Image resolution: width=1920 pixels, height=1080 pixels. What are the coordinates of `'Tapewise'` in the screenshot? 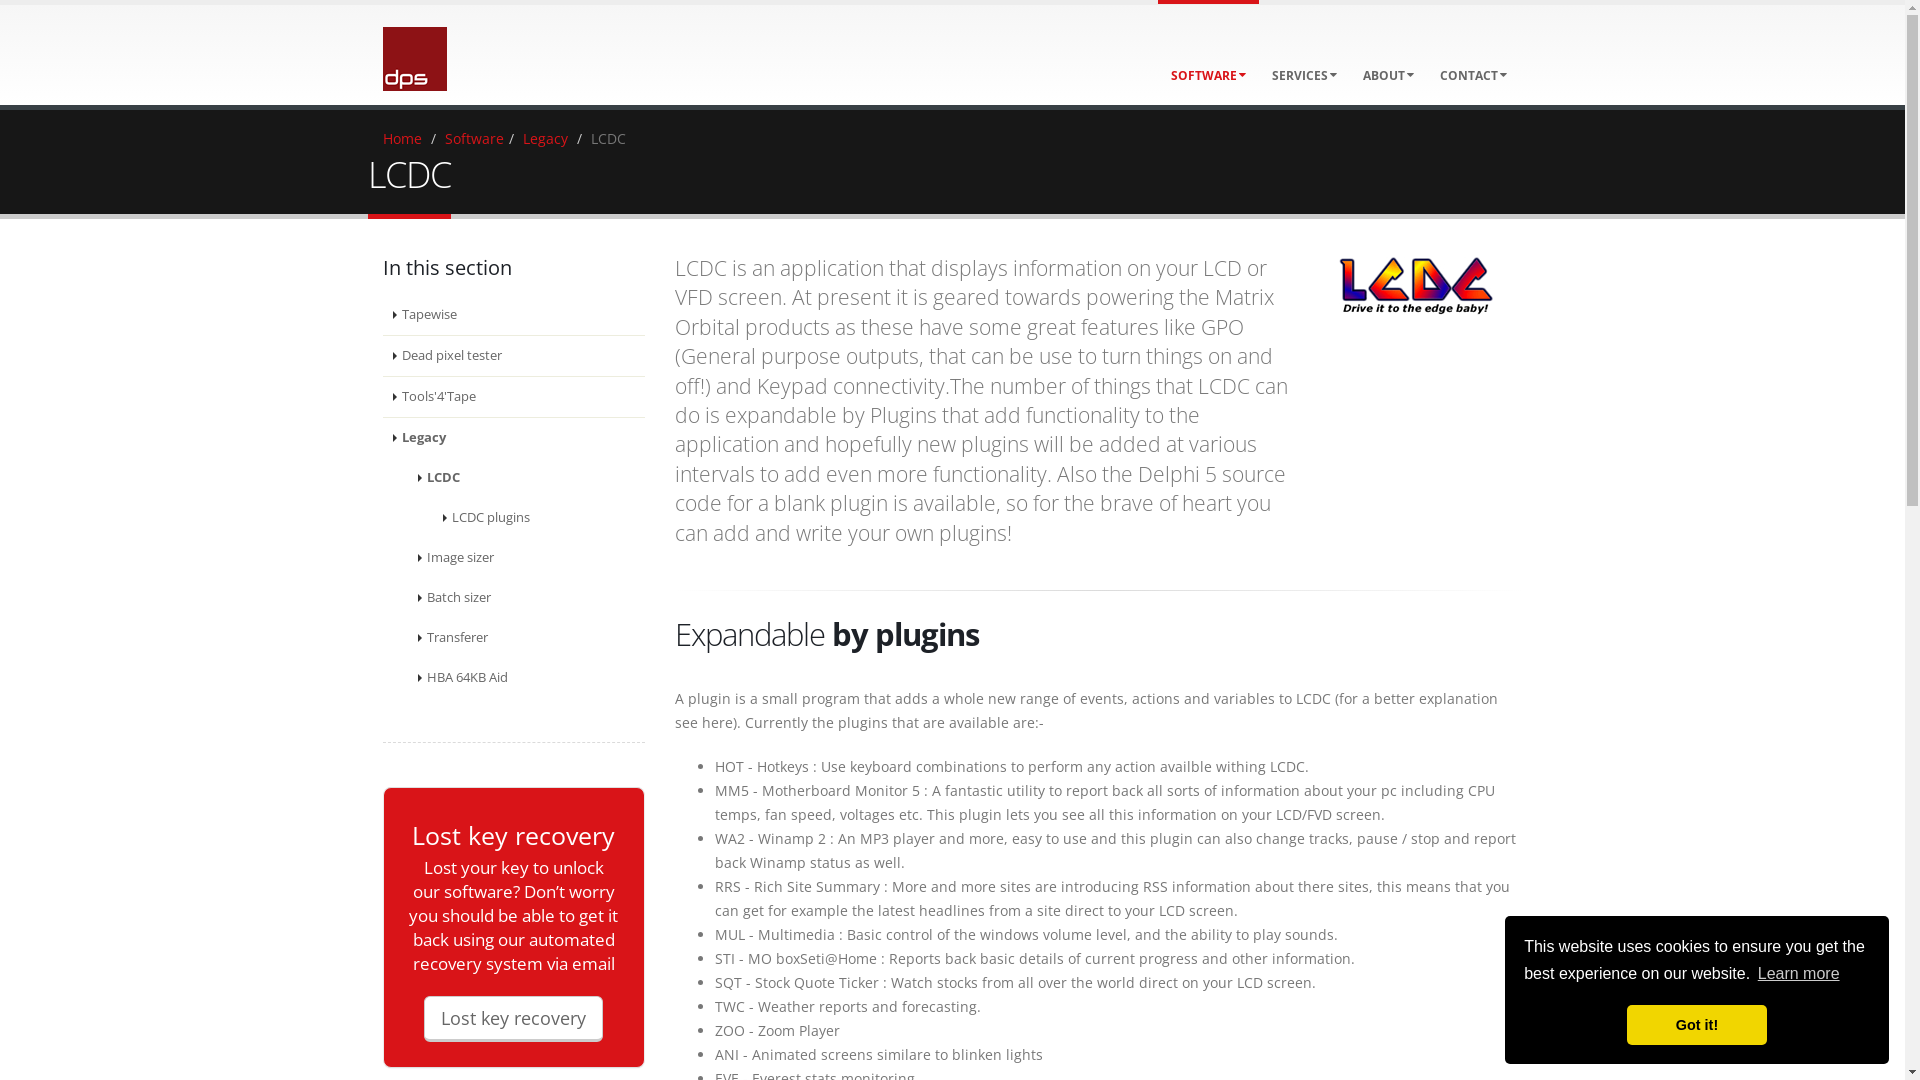 It's located at (513, 315).